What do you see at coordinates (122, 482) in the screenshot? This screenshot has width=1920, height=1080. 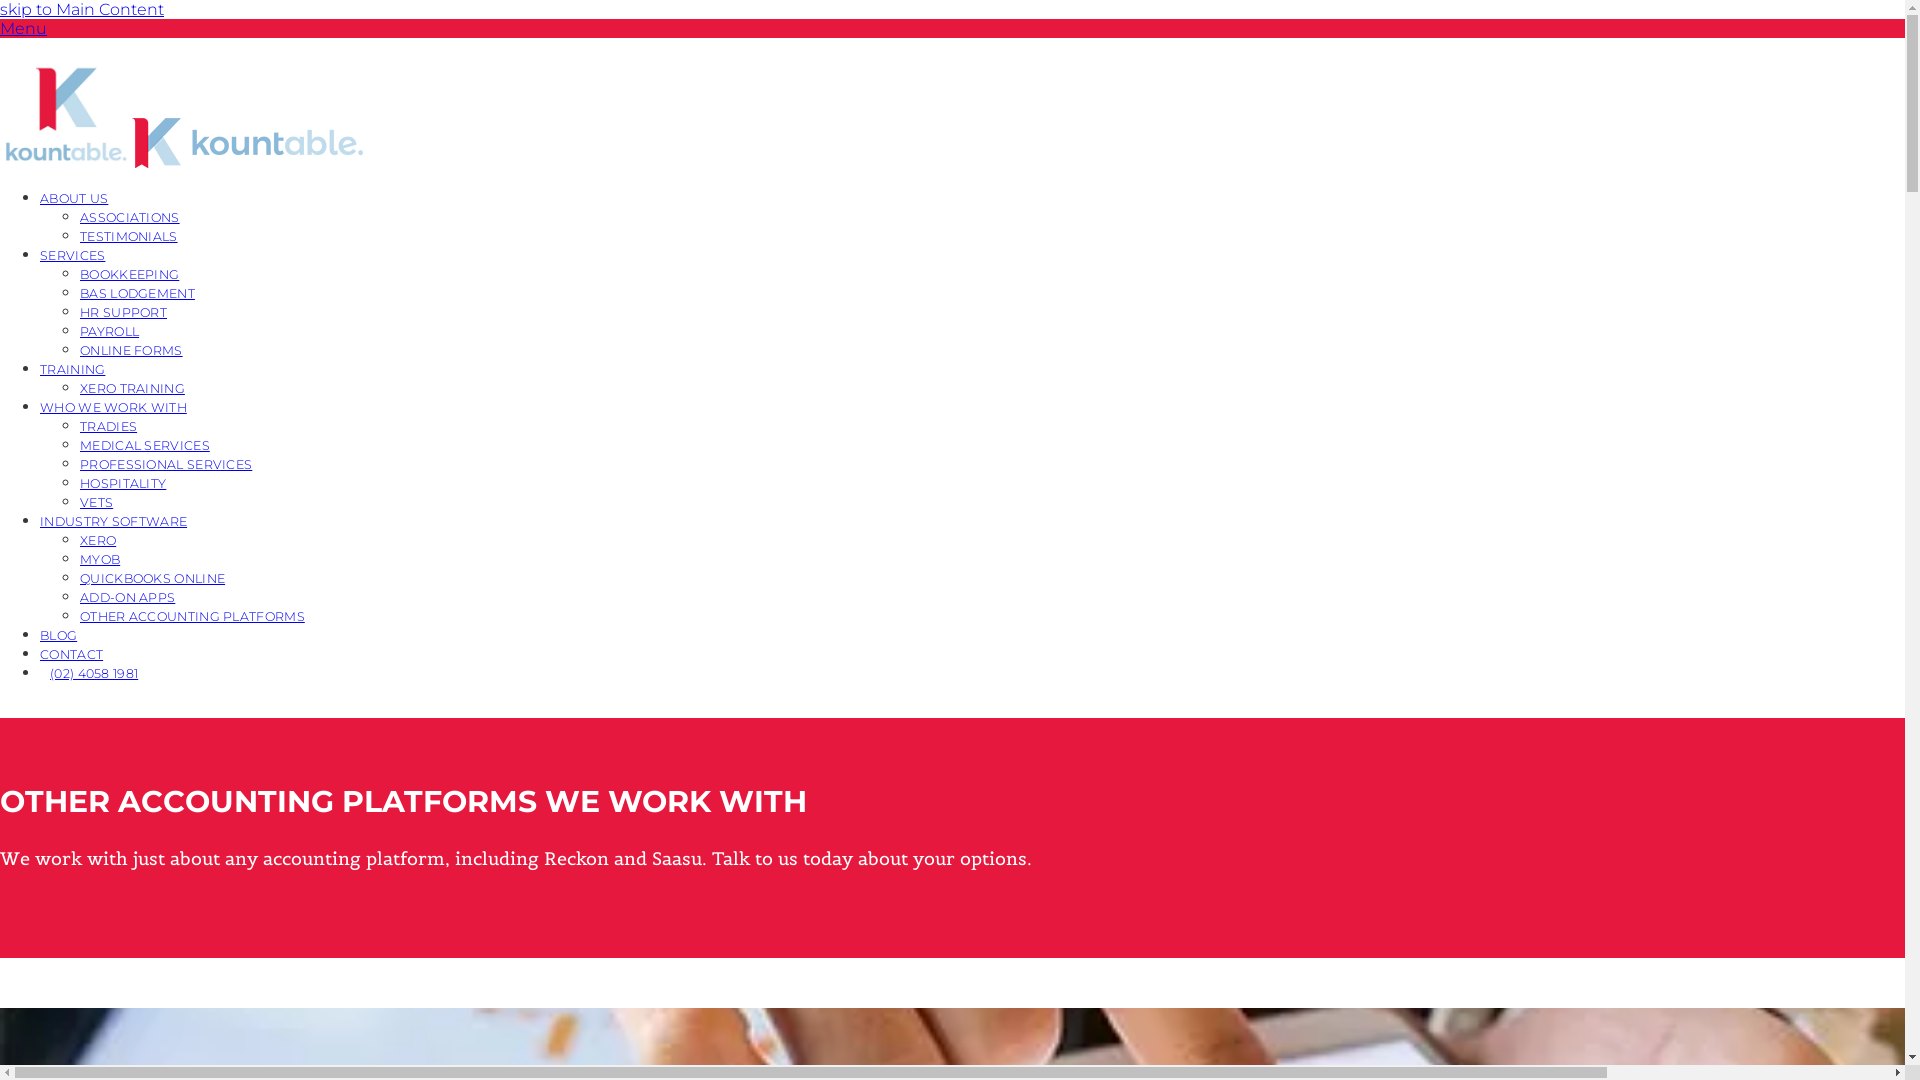 I see `'HOSPITALITY'` at bounding box center [122, 482].